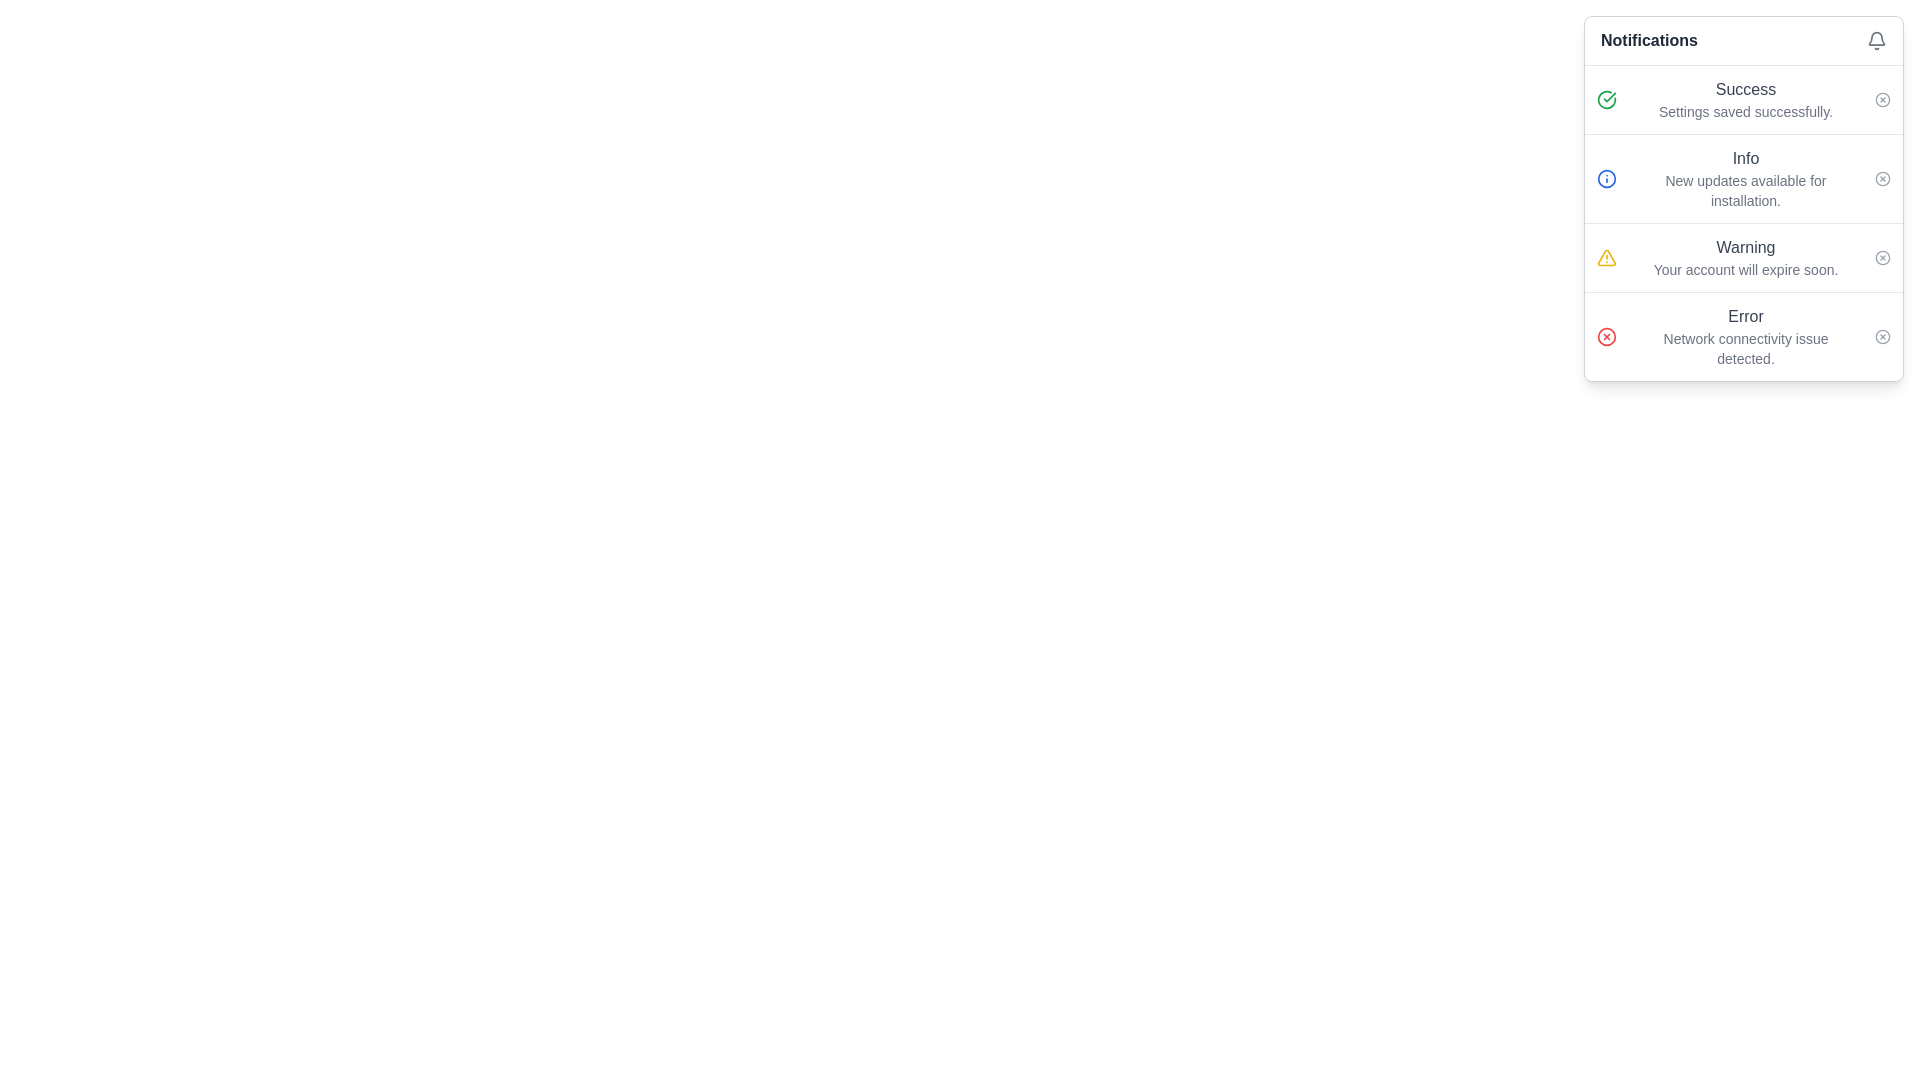  I want to click on the text label displaying 'Info' located at the top of the notification card, so click(1745, 157).